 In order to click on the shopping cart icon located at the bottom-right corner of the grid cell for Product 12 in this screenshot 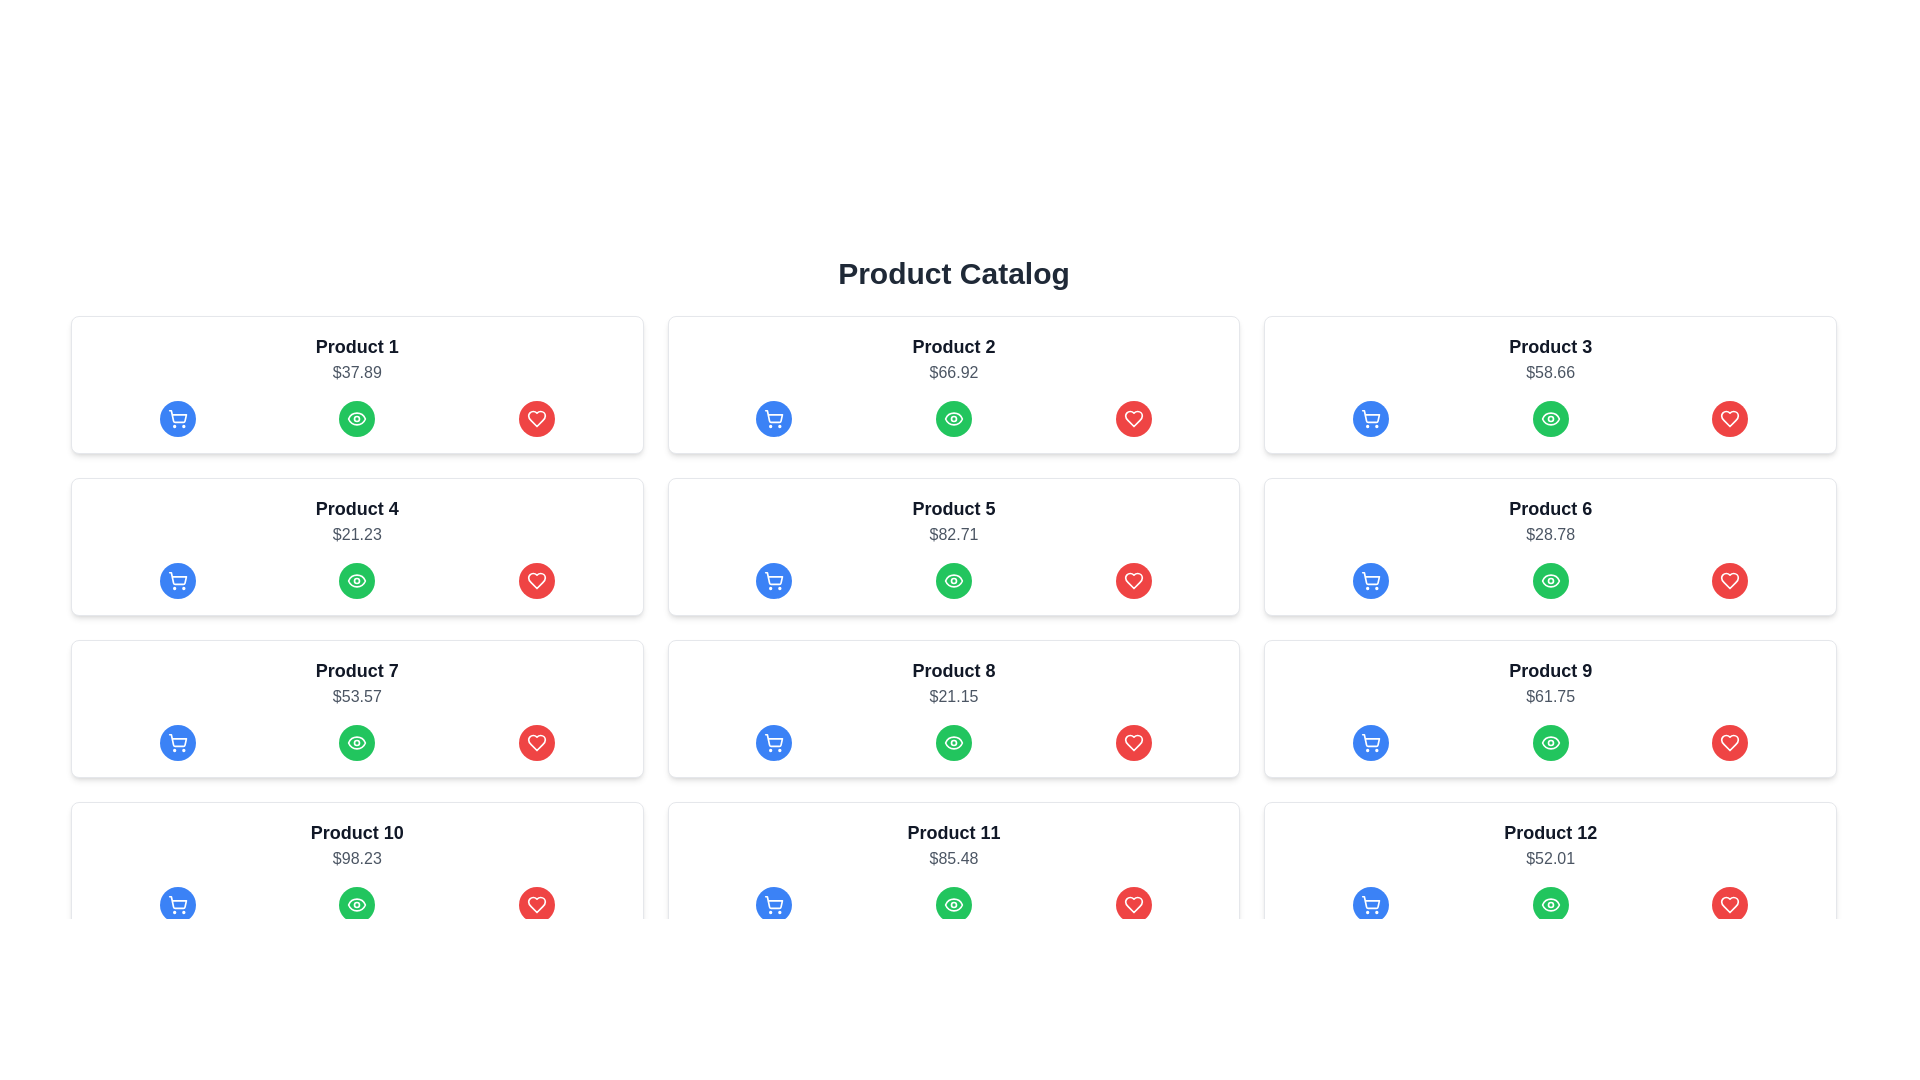, I will do `click(1370, 902)`.